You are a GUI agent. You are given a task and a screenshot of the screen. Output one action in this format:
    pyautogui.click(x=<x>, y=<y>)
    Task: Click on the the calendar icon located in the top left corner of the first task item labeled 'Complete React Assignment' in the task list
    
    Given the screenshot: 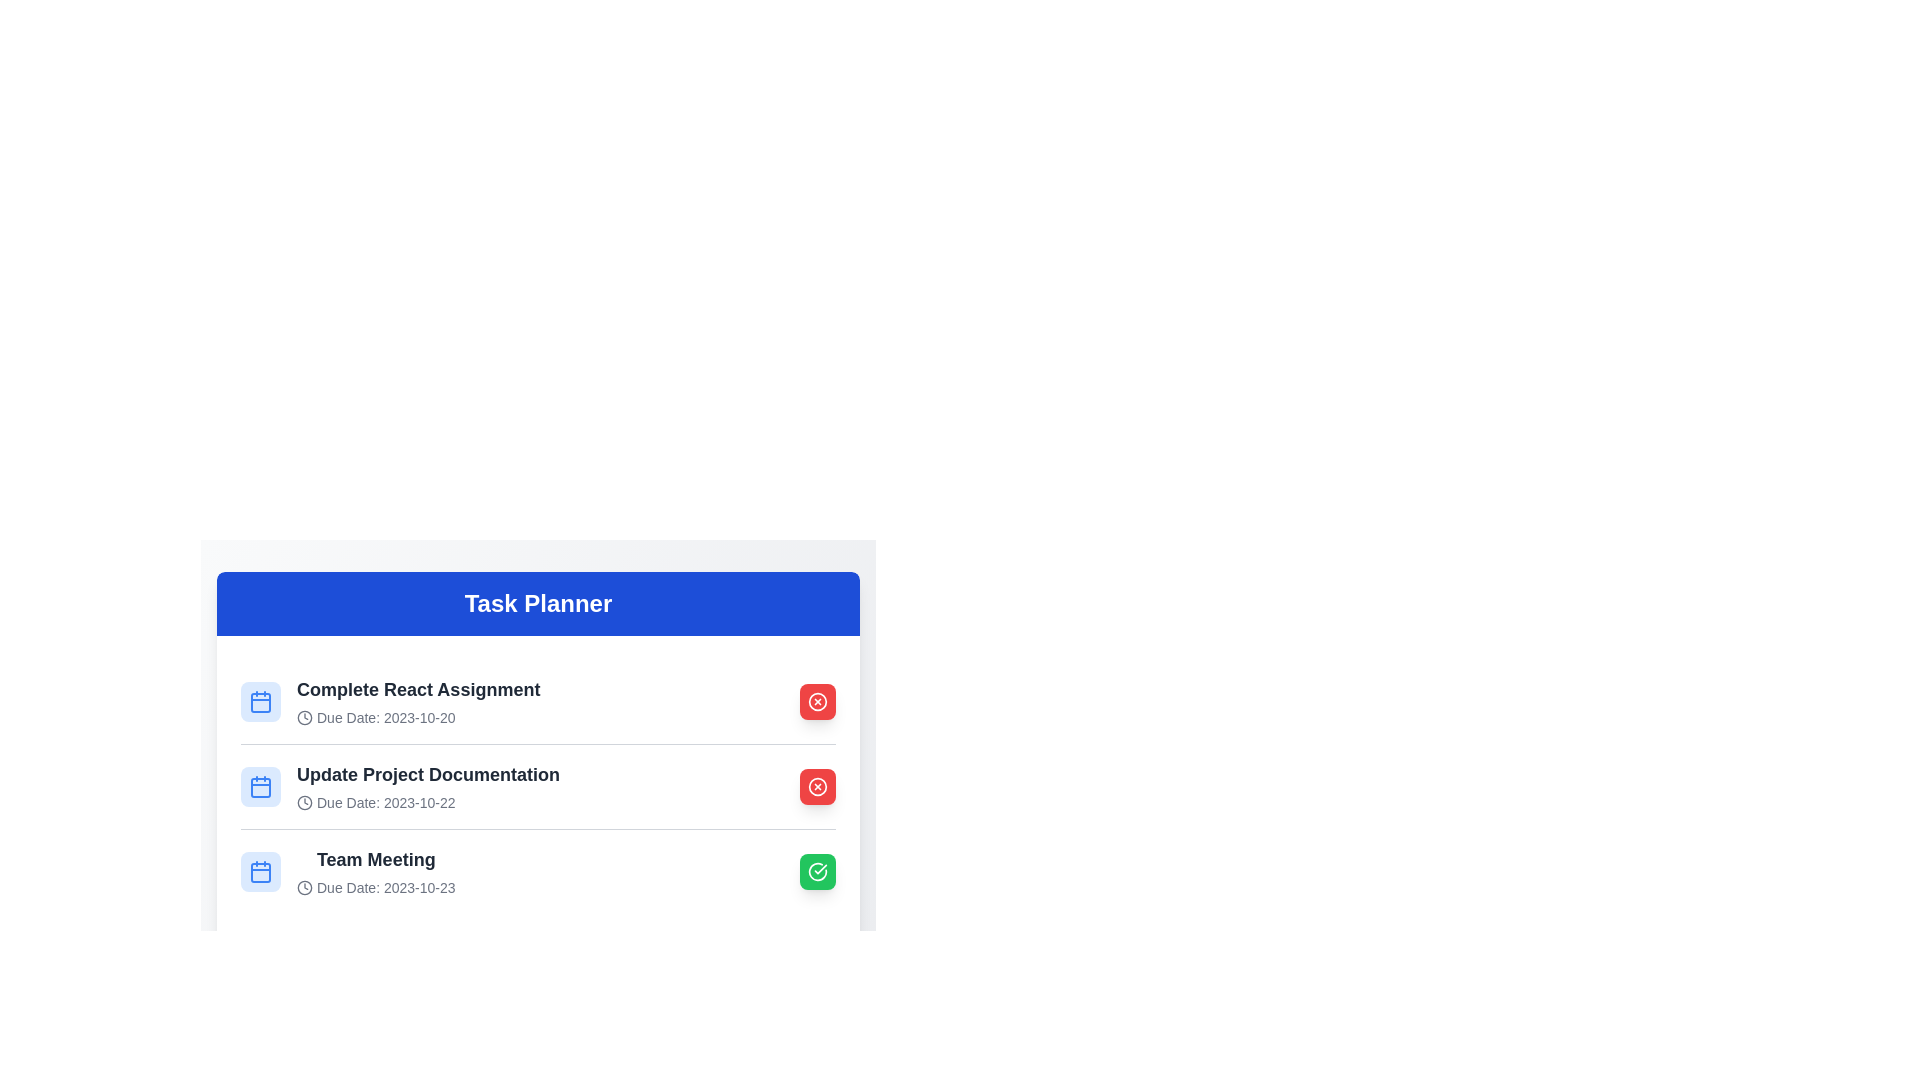 What is the action you would take?
    pyautogui.click(x=259, y=701)
    